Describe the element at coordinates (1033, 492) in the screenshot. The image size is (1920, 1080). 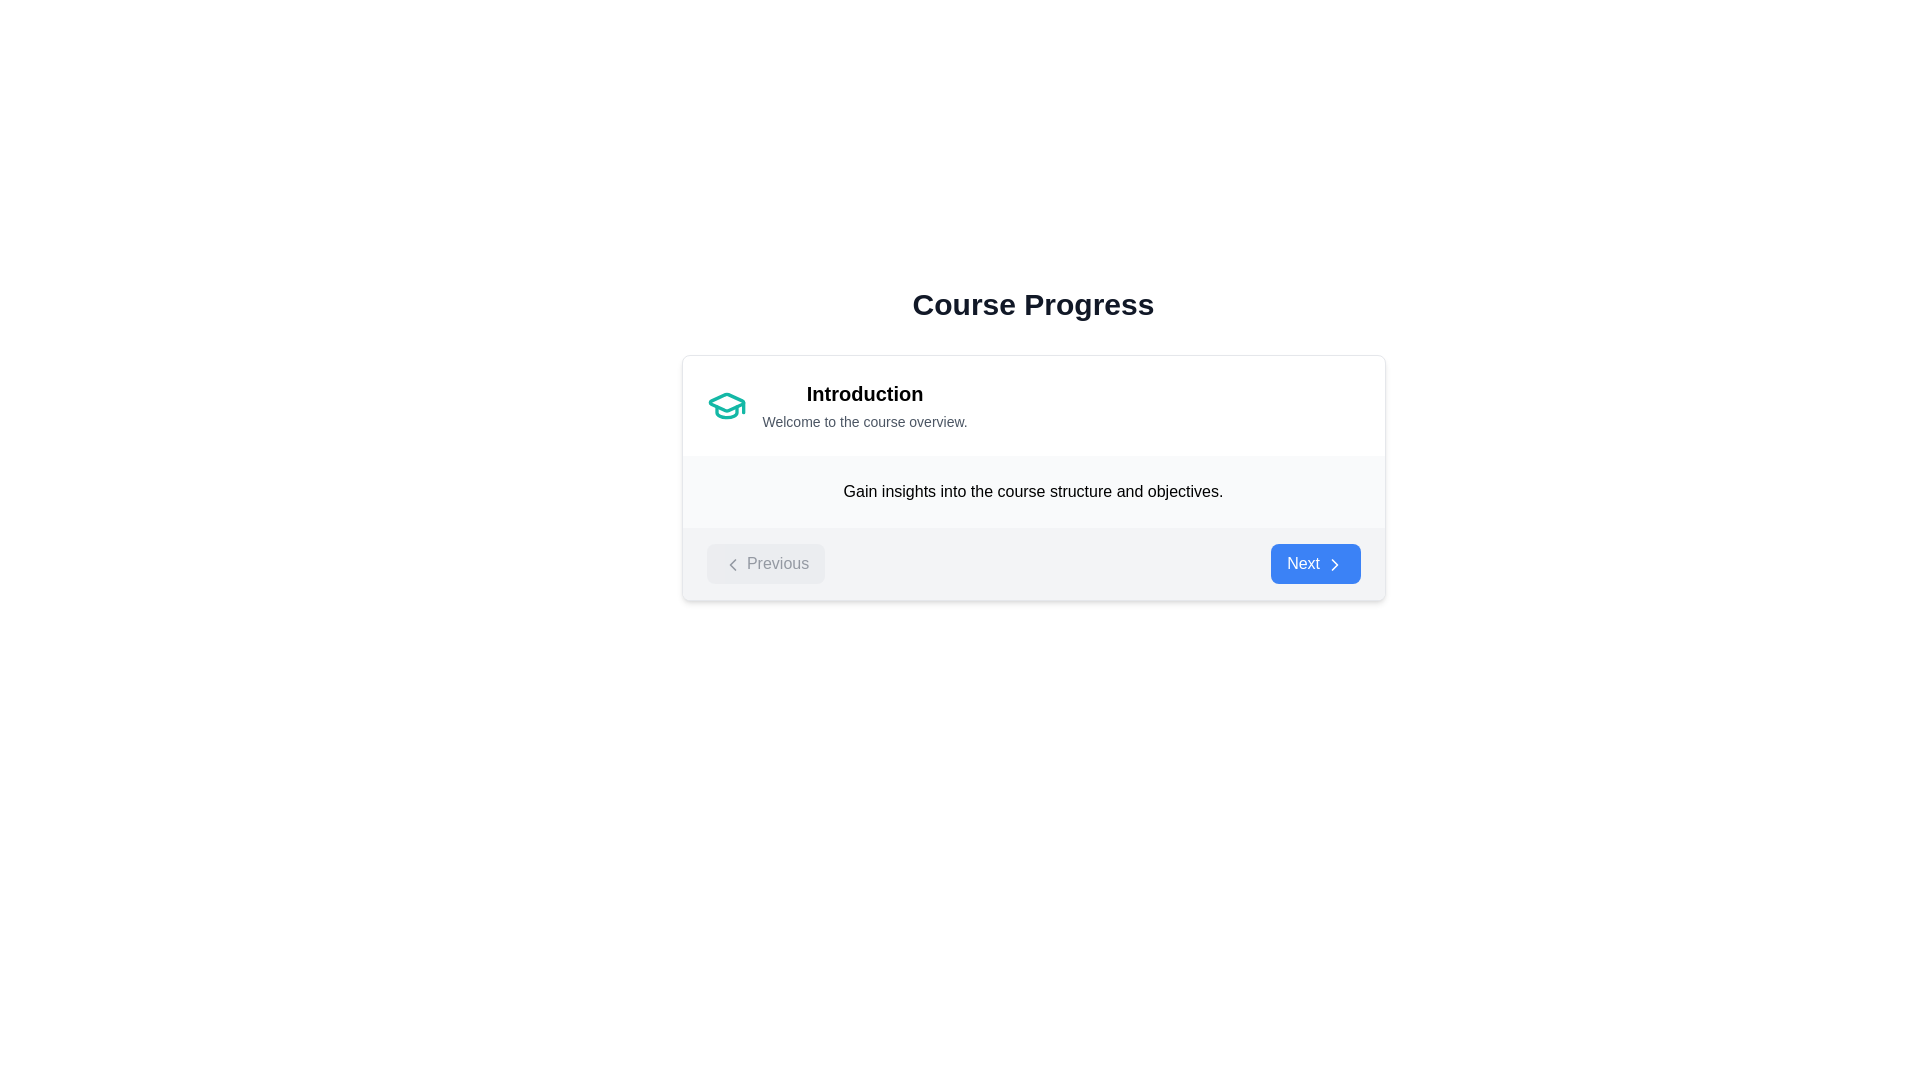
I see `the textual description element that contains the text 'Gain insights into the course structure and objectives.' which is displayed in a light gray rectangle below the 'Introduction' section and above the navigation bar` at that location.